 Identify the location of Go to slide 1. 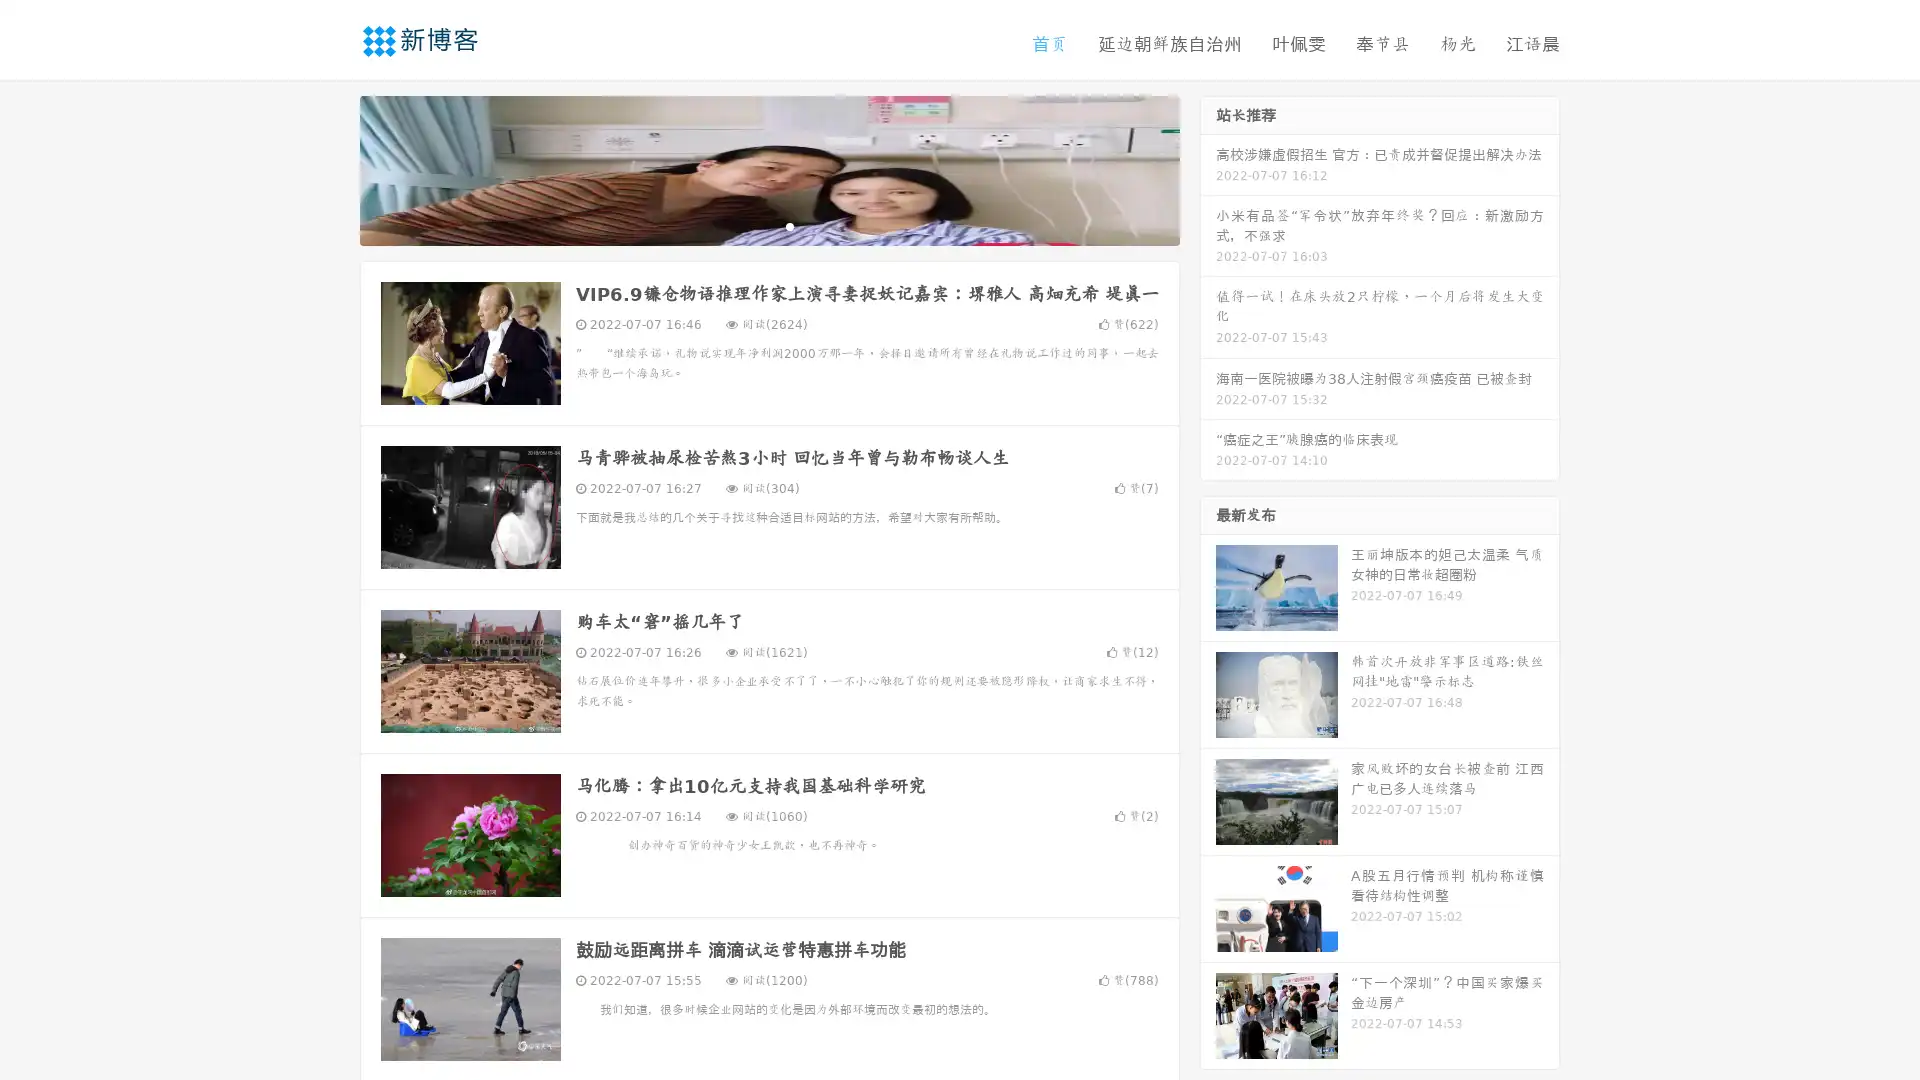
(748, 225).